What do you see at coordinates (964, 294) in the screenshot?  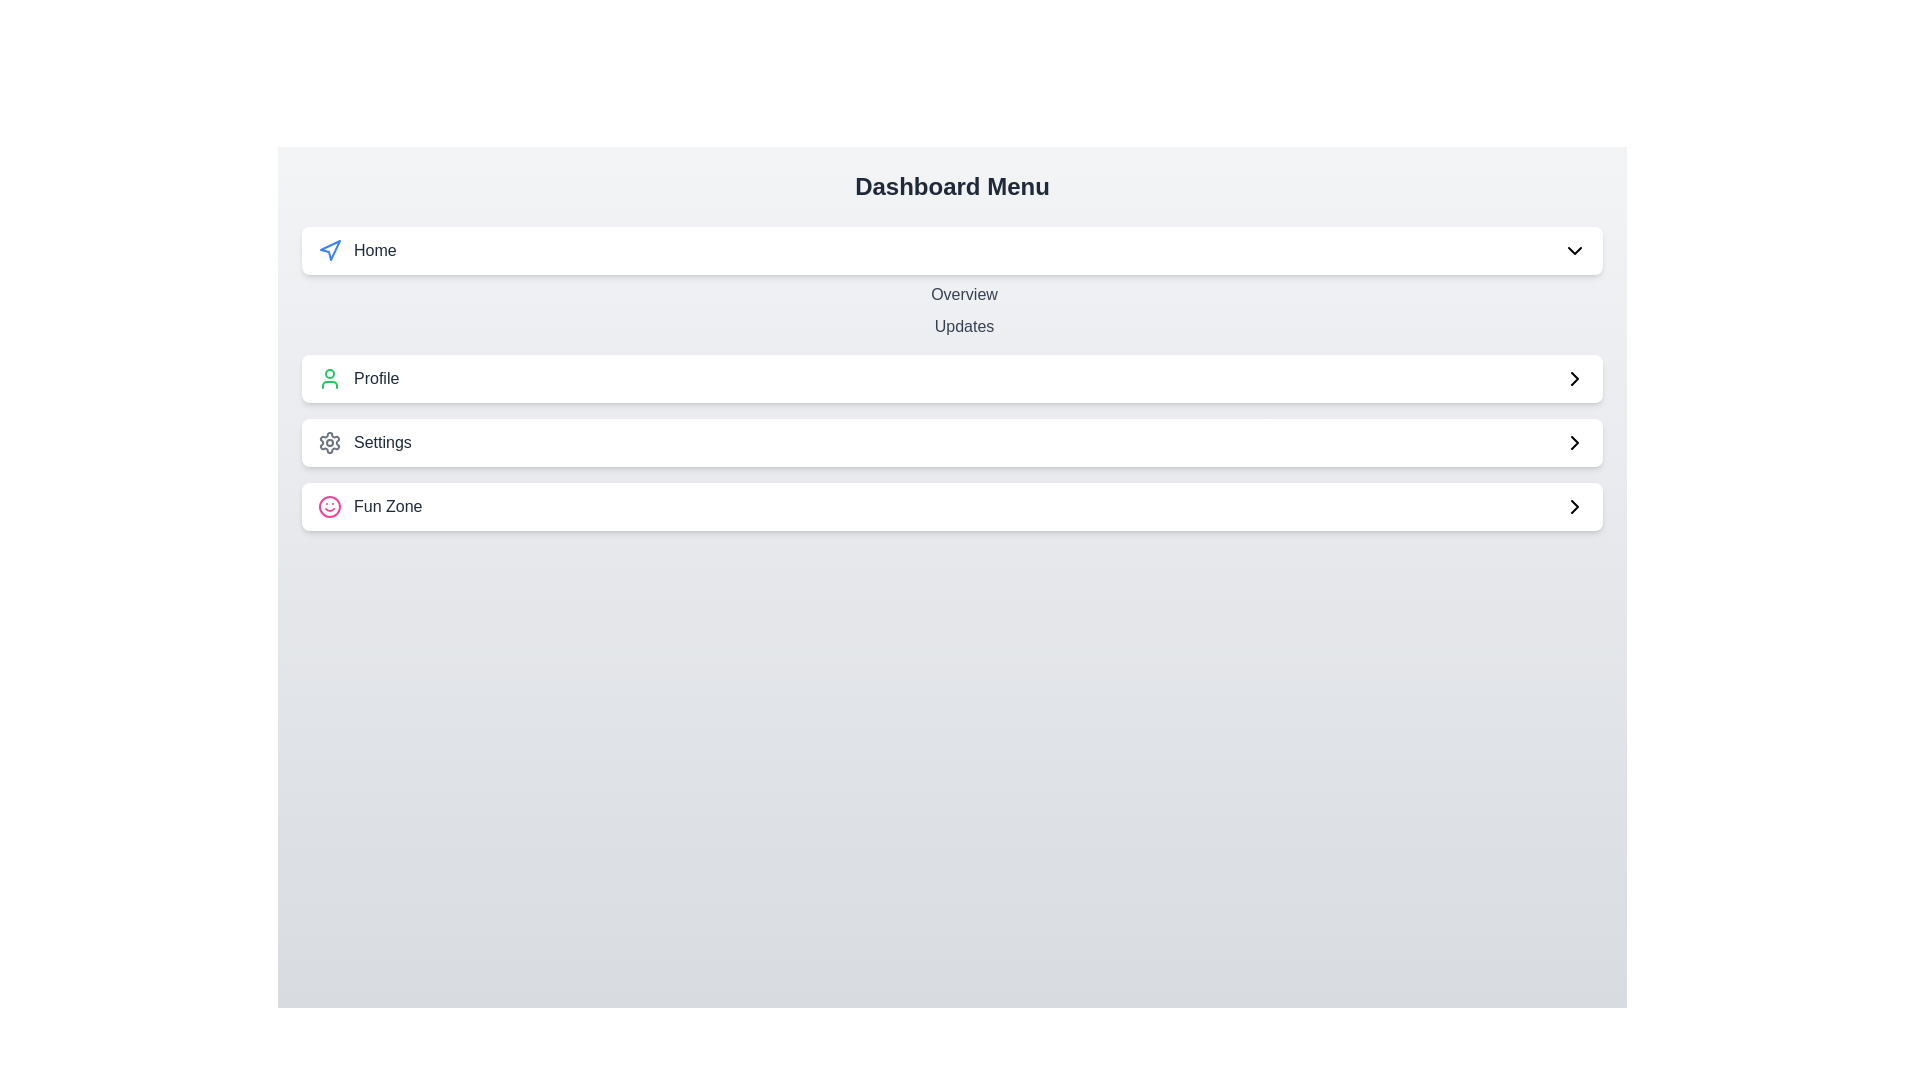 I see `the first text label in the 'Dashboard Menu' that leads to an overview page, positioned above the 'Updates' text element` at bounding box center [964, 294].